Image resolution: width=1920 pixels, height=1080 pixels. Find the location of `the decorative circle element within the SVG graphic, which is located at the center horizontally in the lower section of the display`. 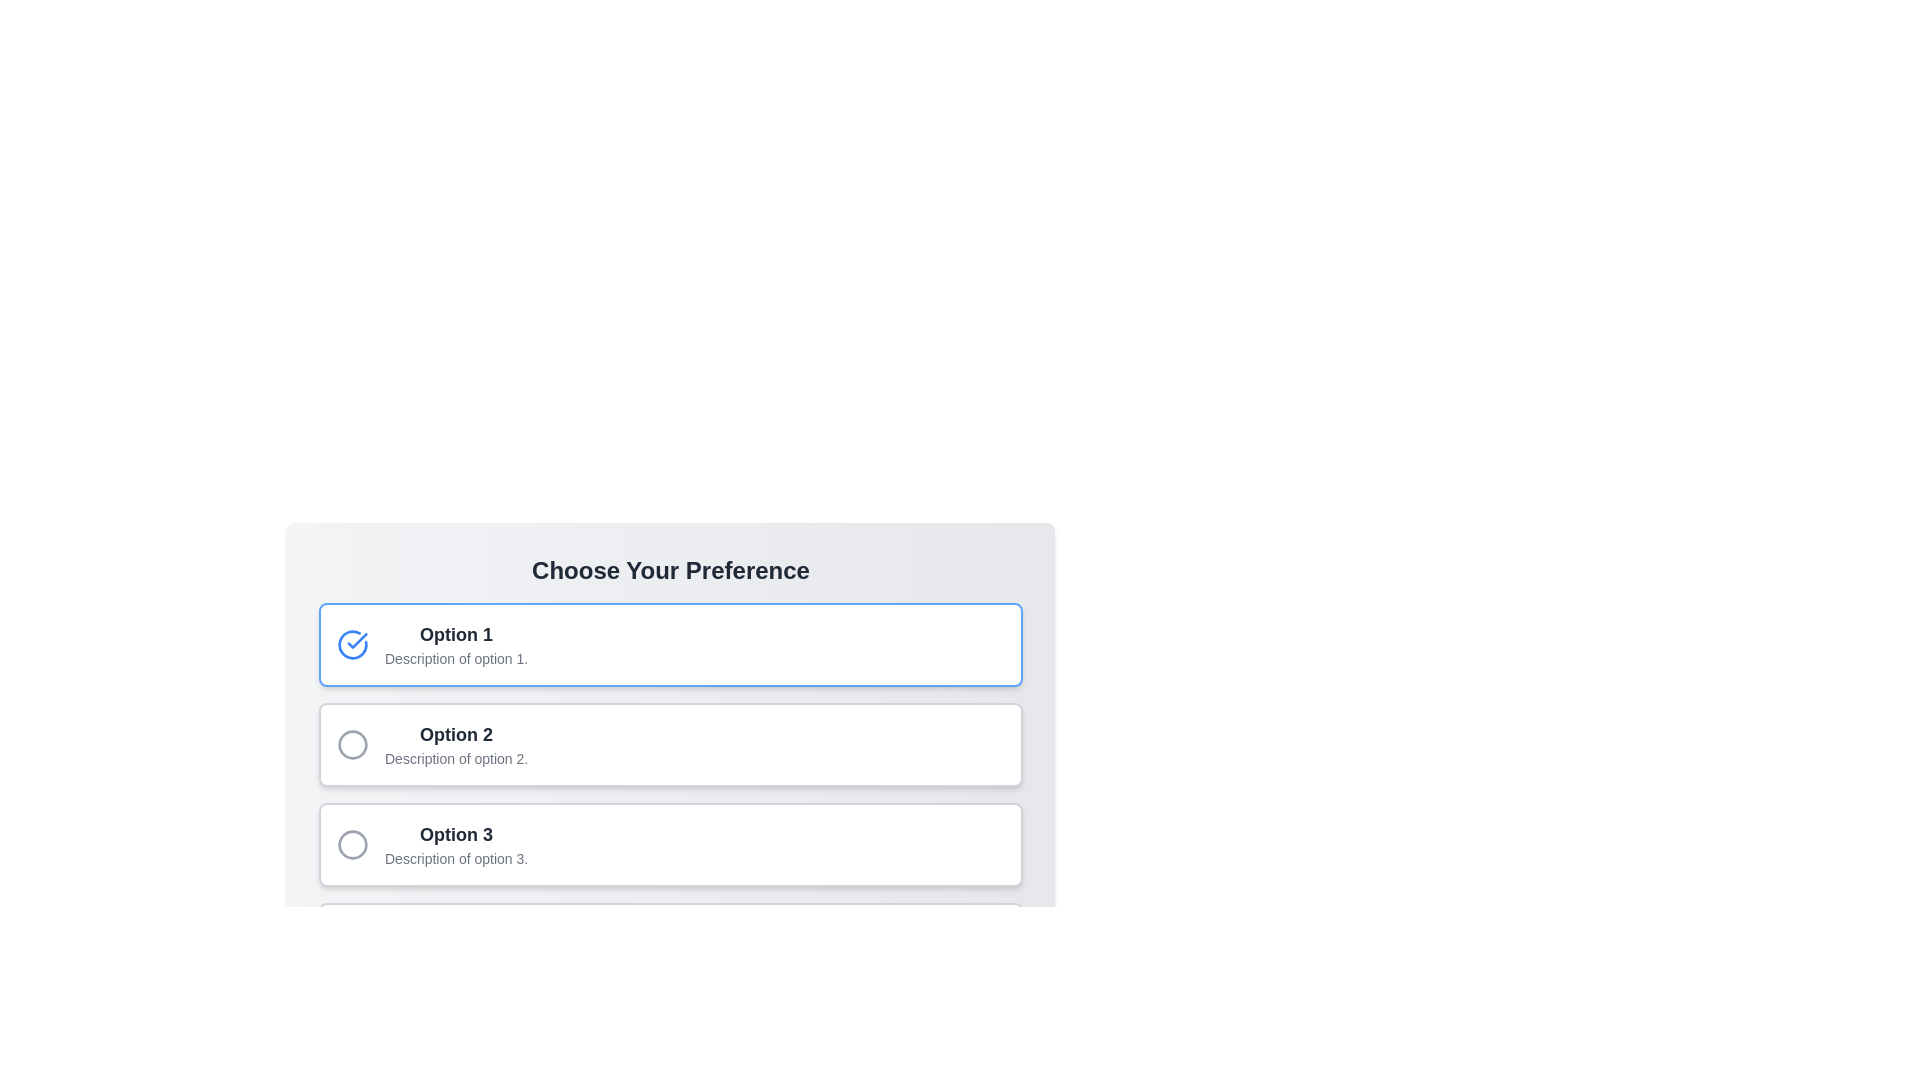

the decorative circle element within the SVG graphic, which is located at the center horizontally in the lower section of the display is located at coordinates (353, 945).